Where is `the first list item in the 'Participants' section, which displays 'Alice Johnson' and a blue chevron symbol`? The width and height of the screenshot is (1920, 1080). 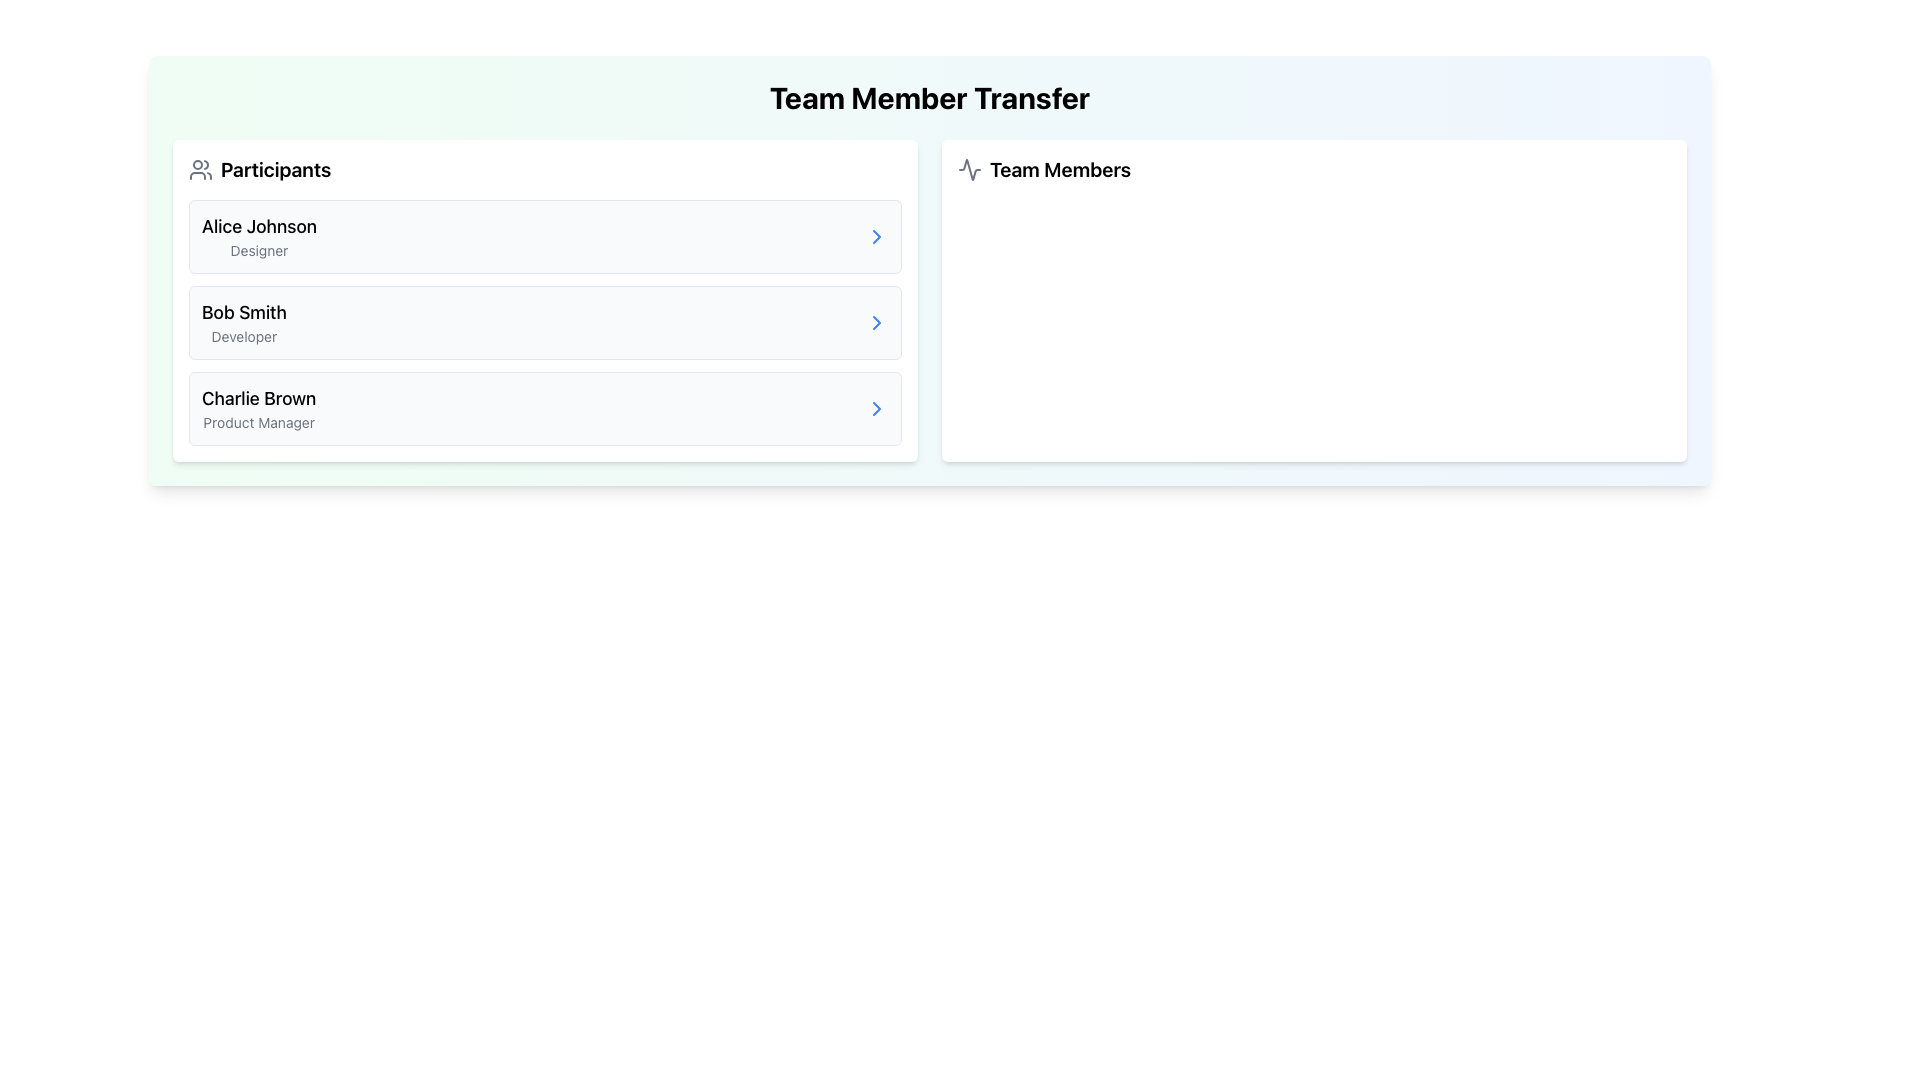
the first list item in the 'Participants' section, which displays 'Alice Johnson' and a blue chevron symbol is located at coordinates (545, 235).